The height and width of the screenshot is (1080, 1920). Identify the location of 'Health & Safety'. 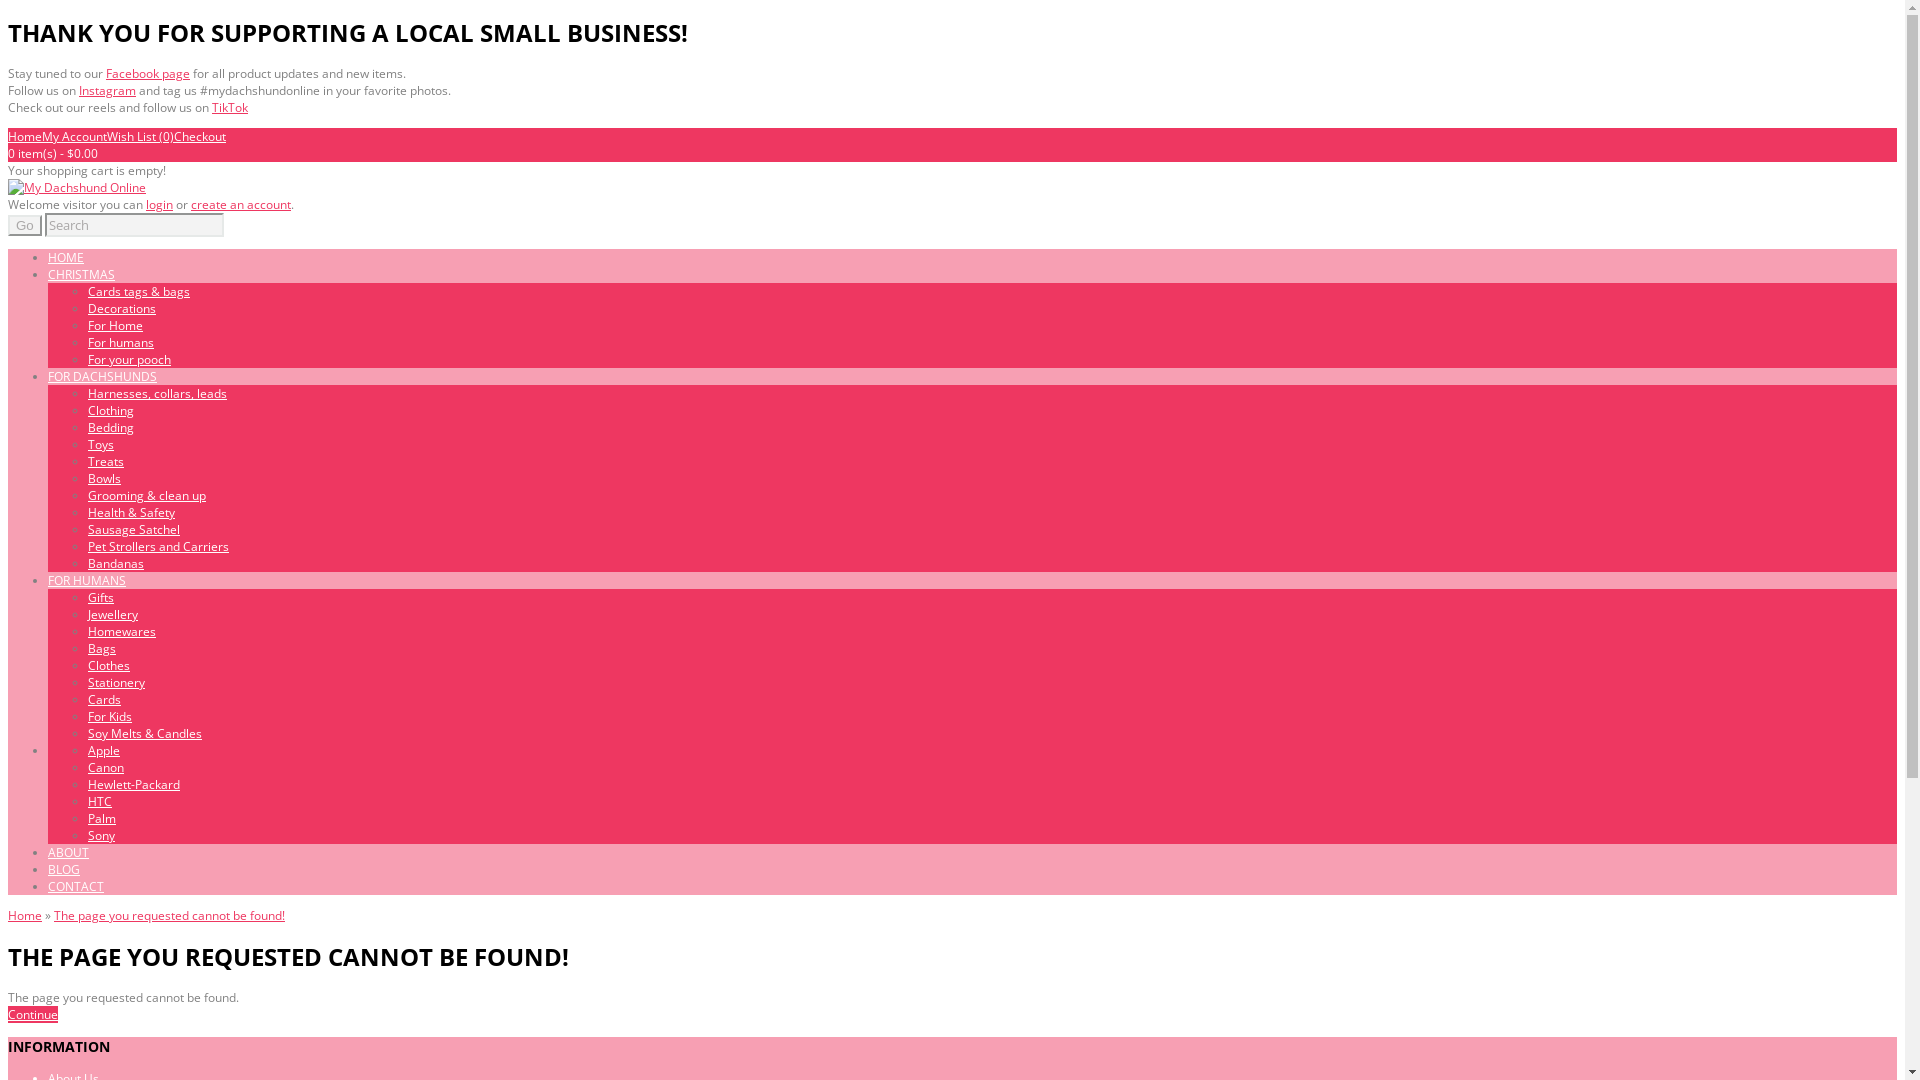
(86, 511).